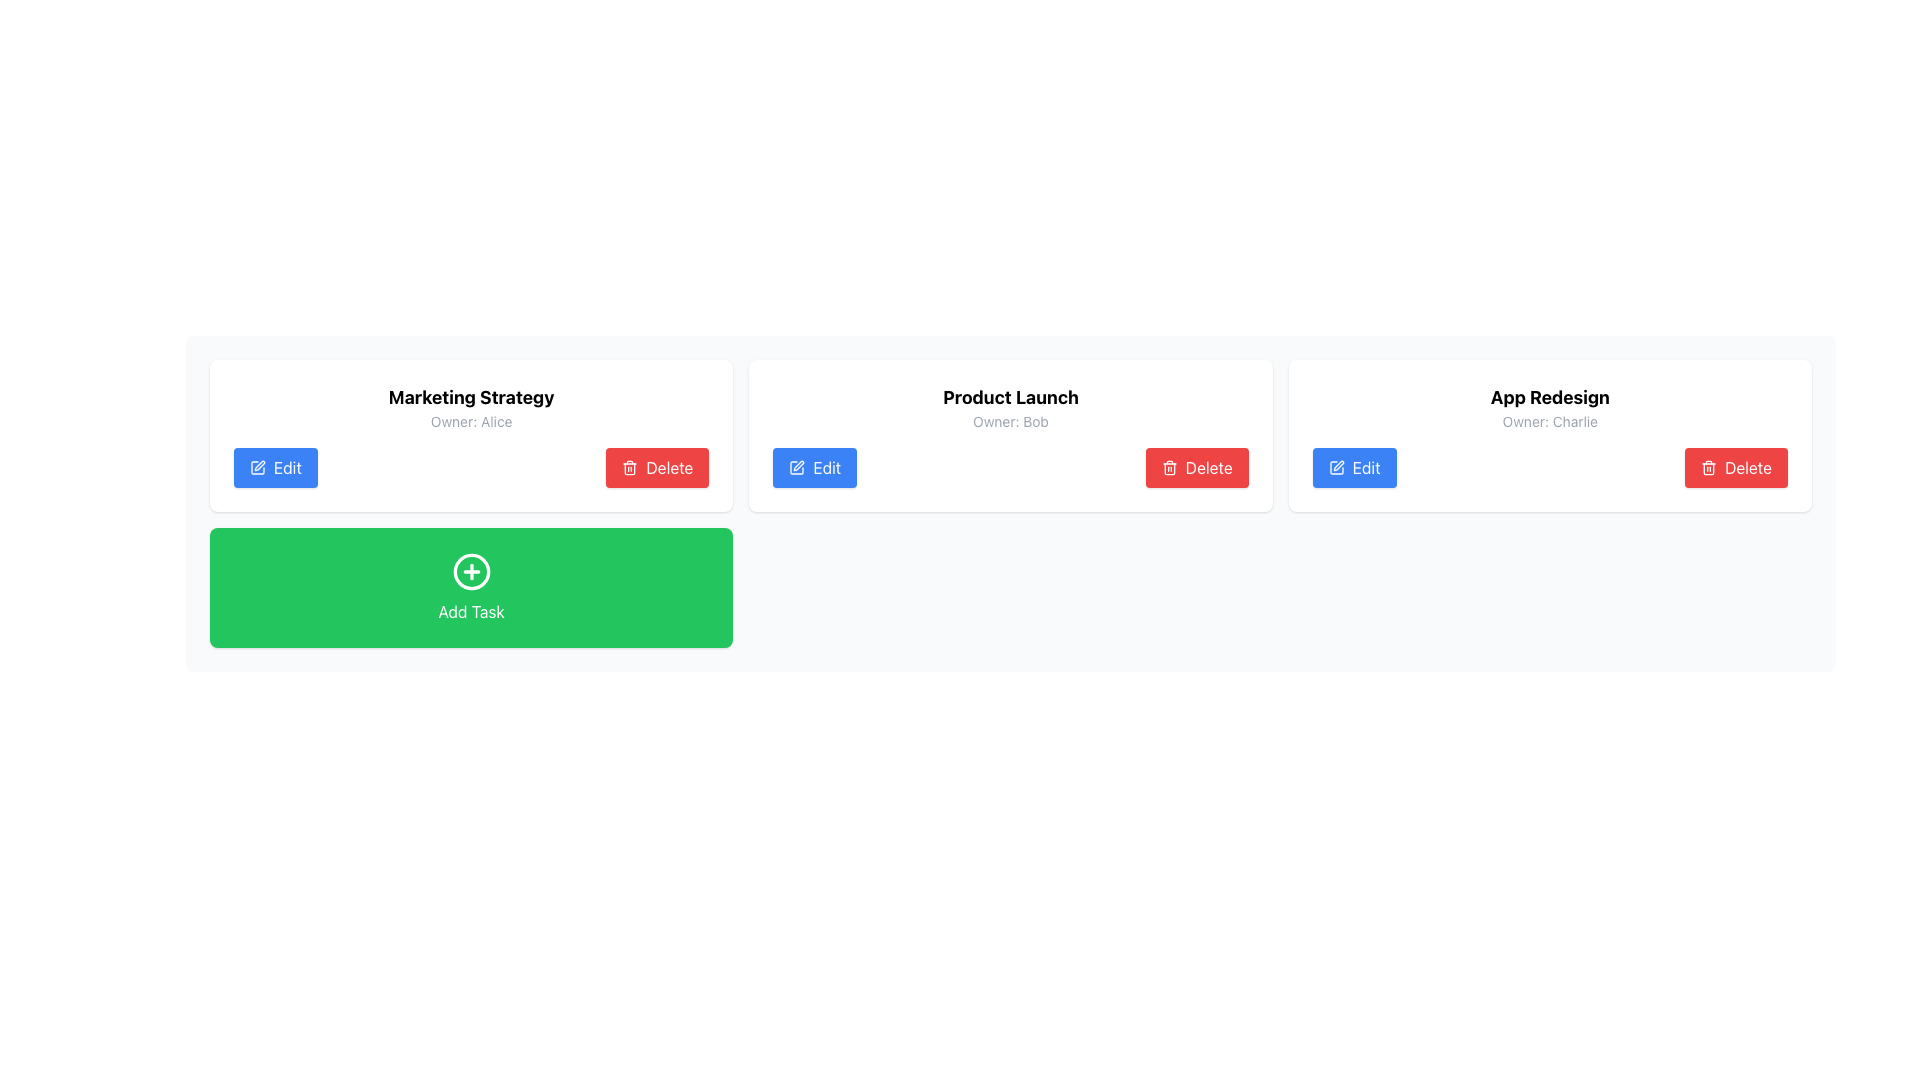 The height and width of the screenshot is (1080, 1920). Describe the element at coordinates (1169, 469) in the screenshot. I see `the 'Delete' icon located within the 'Delete' button of the 'Product Launch' task card, which is the second card in the row of task cards` at that location.